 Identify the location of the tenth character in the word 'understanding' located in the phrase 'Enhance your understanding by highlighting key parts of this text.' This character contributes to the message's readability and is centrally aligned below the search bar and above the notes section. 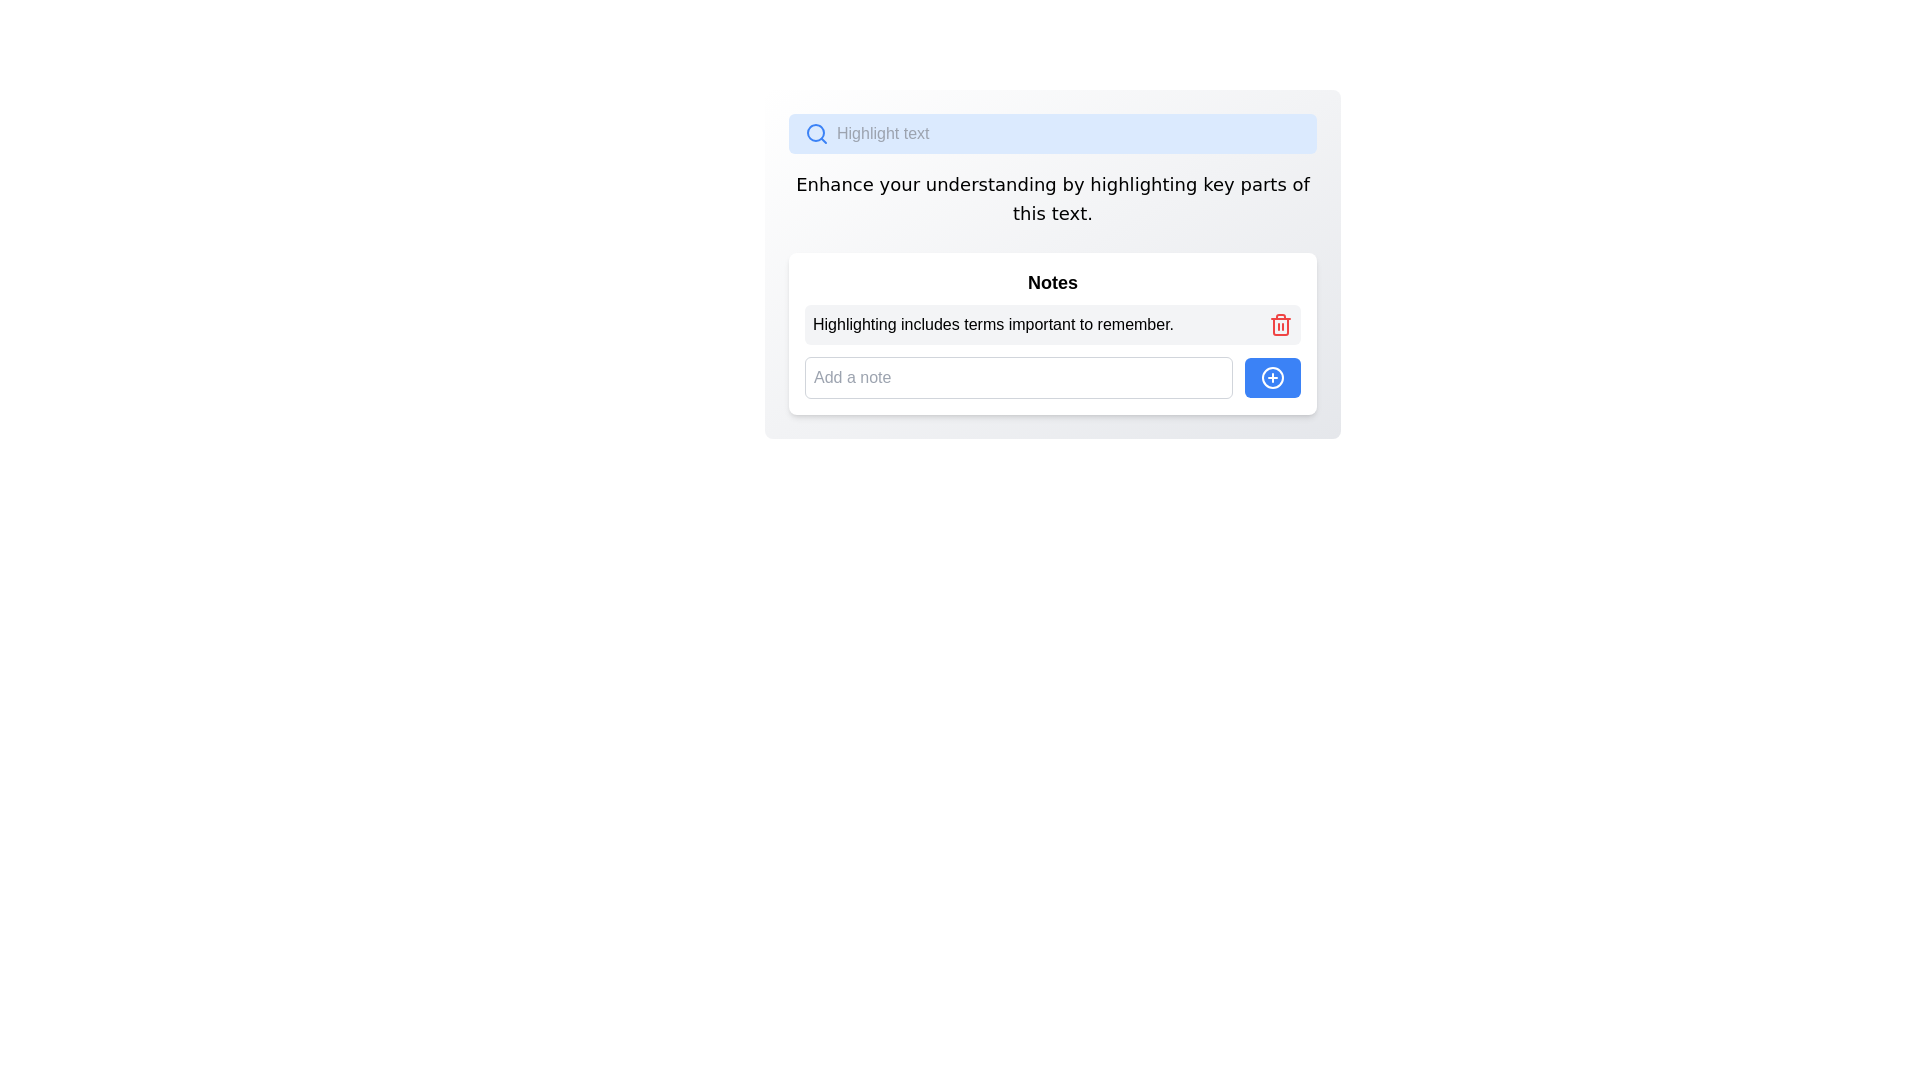
(1031, 184).